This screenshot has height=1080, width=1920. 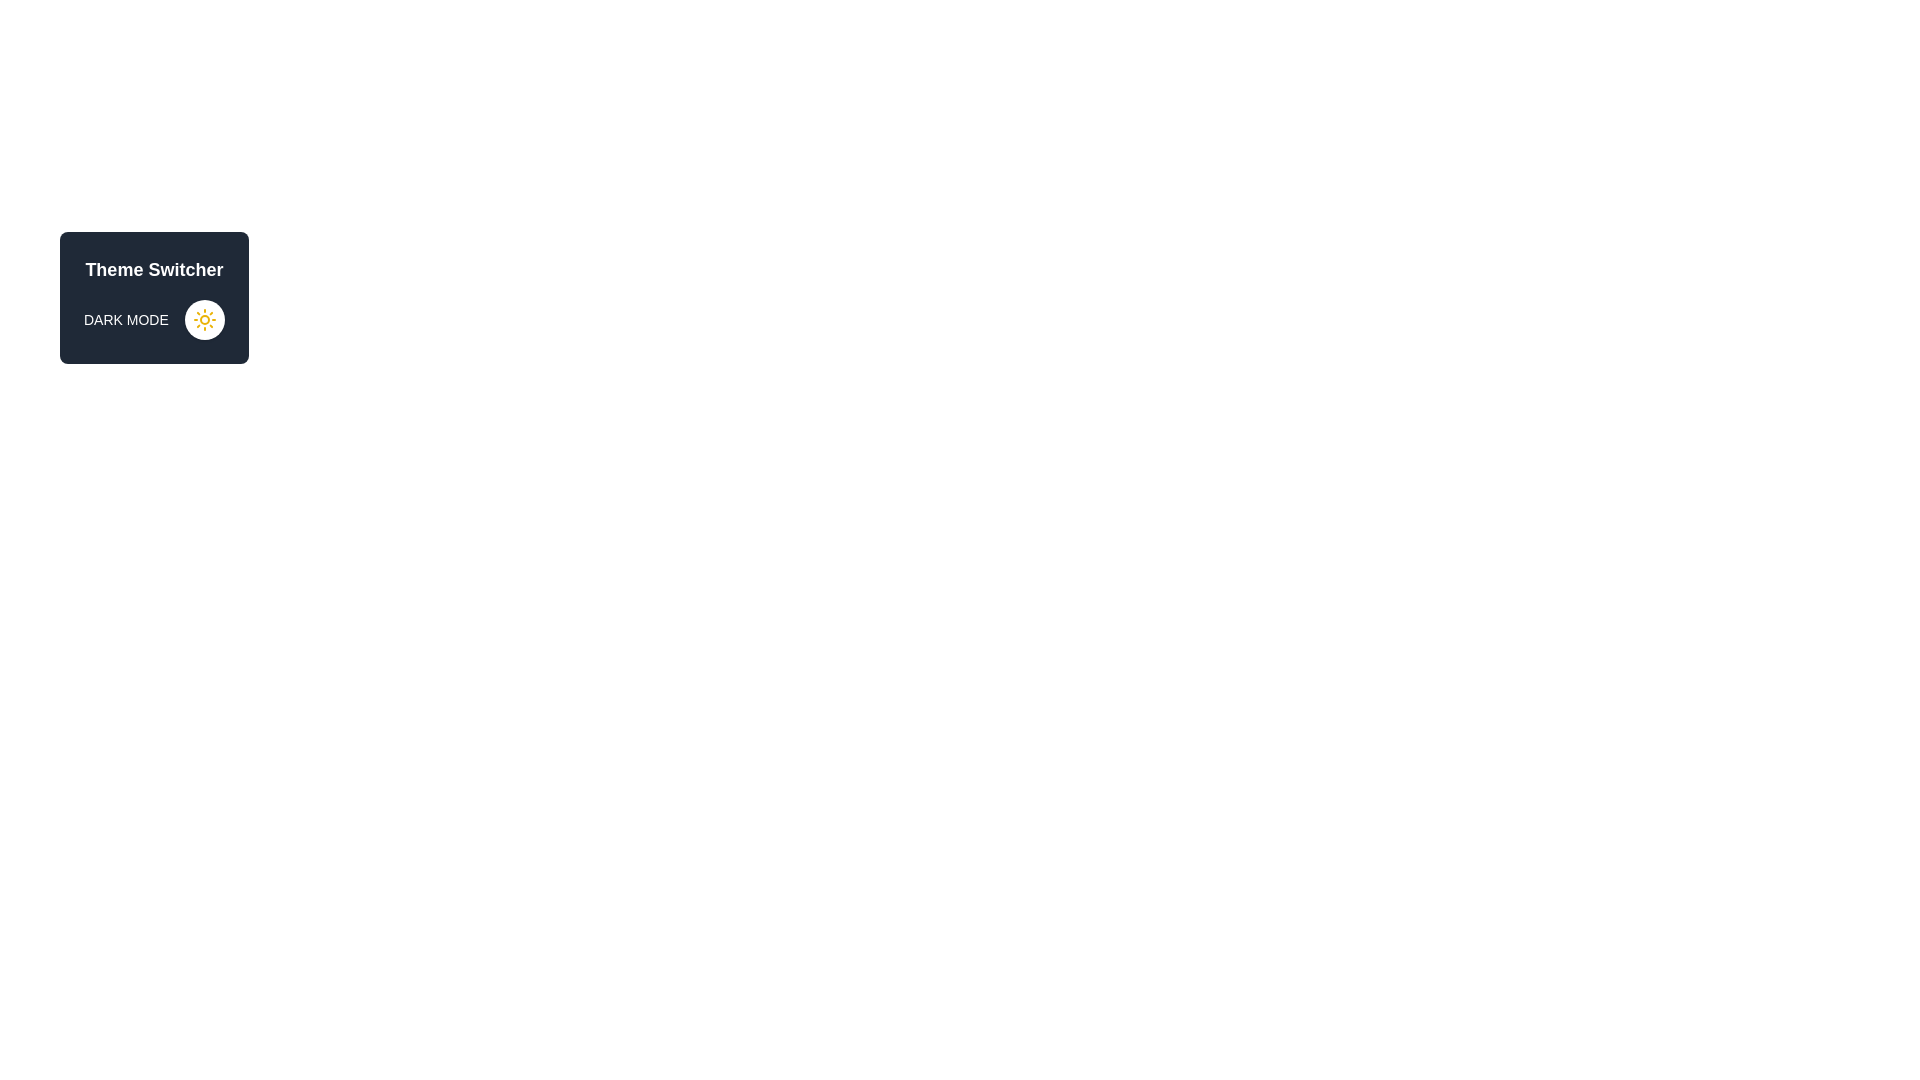 What do you see at coordinates (125, 319) in the screenshot?
I see `the static label indicating 'Dark Mode' located in the bottom-left area of the 'Theme Switcher' card` at bounding box center [125, 319].